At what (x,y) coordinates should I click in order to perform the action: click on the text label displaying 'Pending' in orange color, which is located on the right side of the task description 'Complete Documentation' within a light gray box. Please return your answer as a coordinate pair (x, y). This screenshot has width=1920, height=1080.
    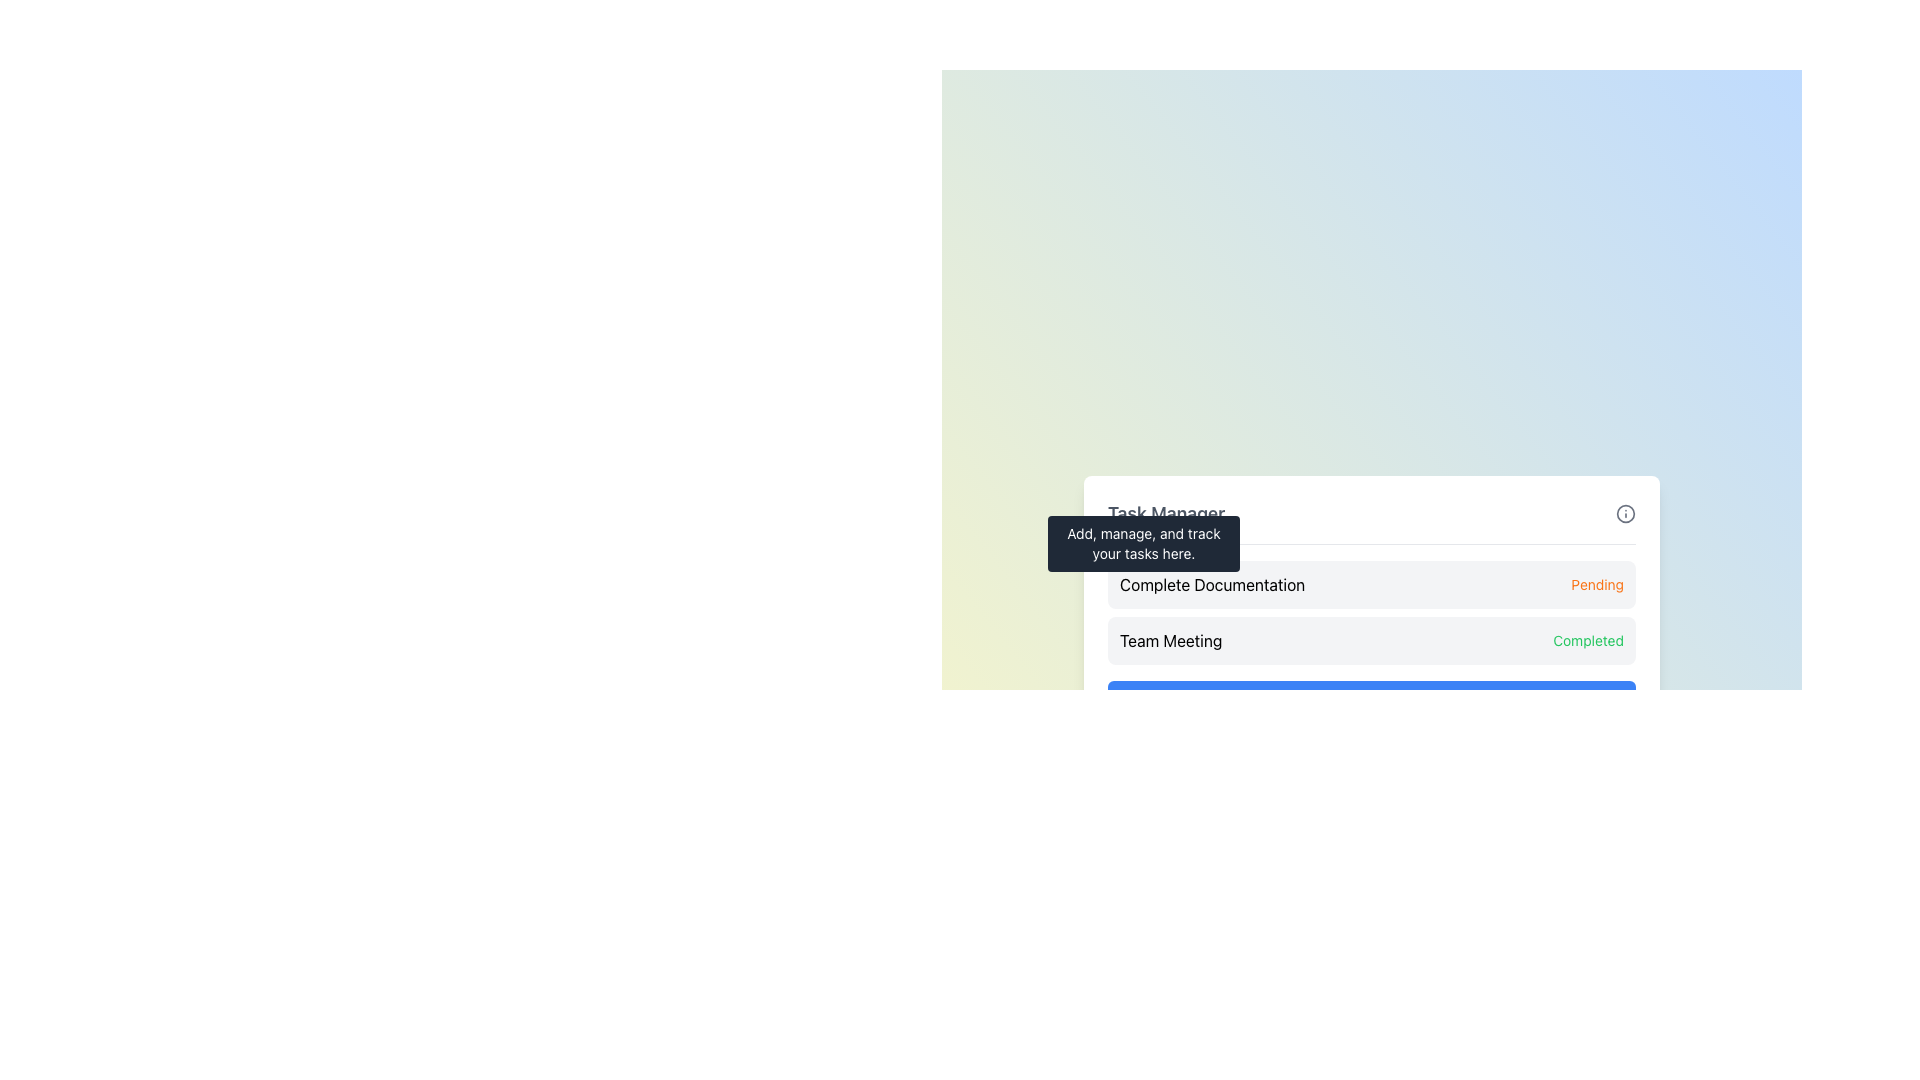
    Looking at the image, I should click on (1596, 584).